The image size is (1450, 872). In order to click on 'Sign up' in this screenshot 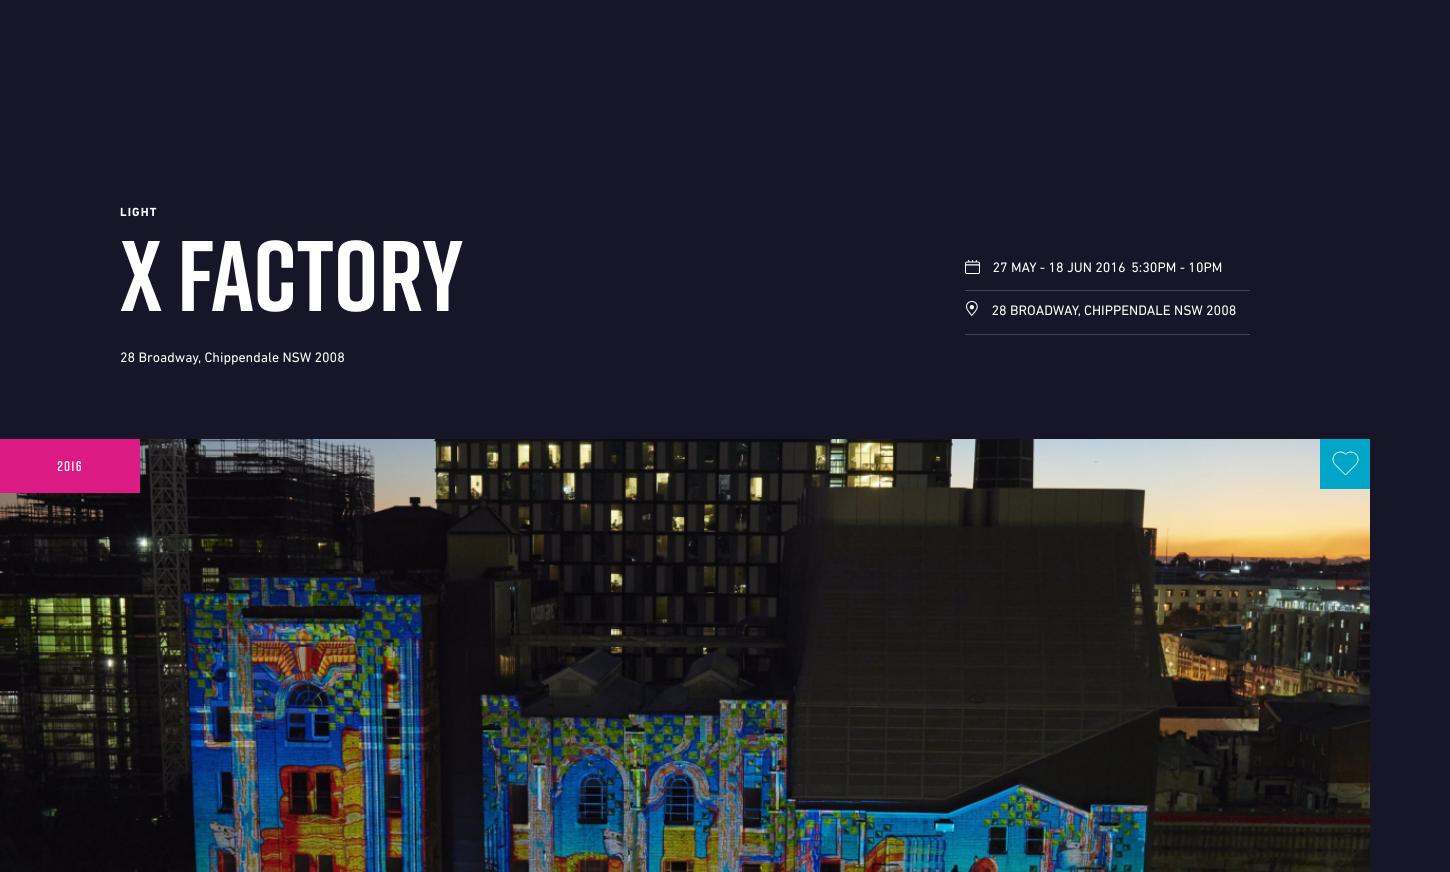, I will do `click(999, 63)`.